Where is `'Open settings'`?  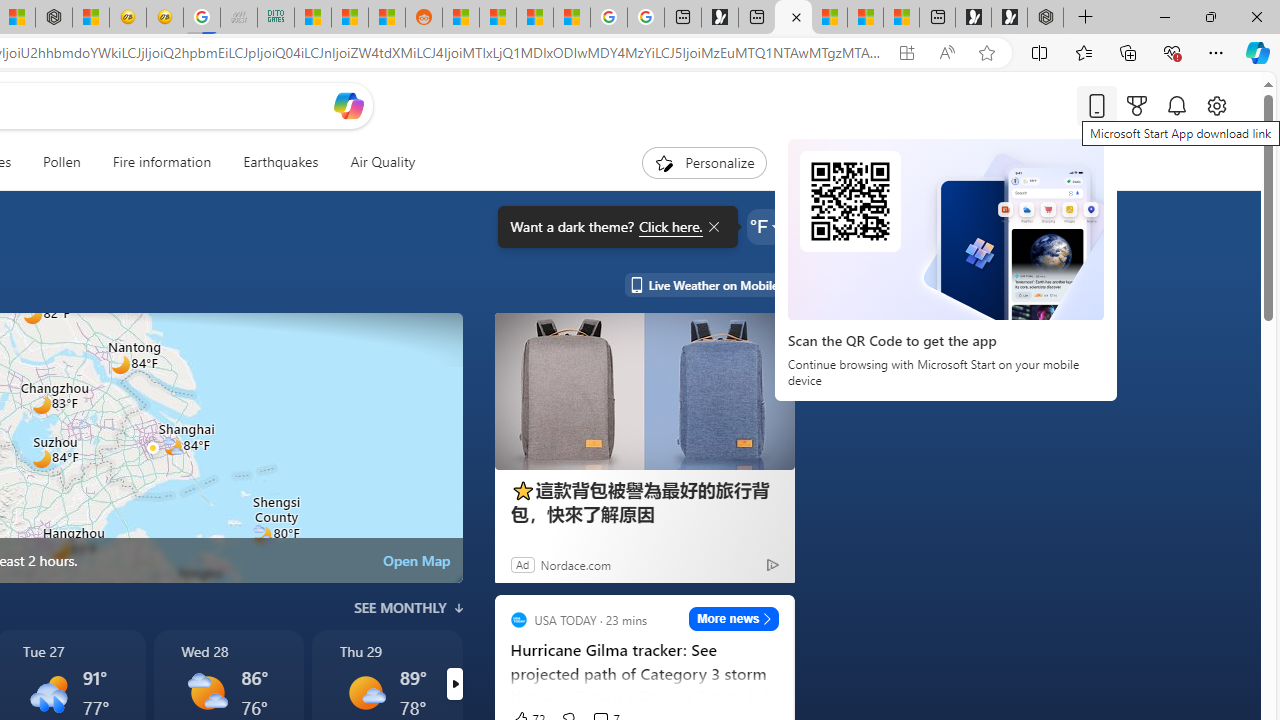 'Open settings' is located at coordinates (1215, 105).